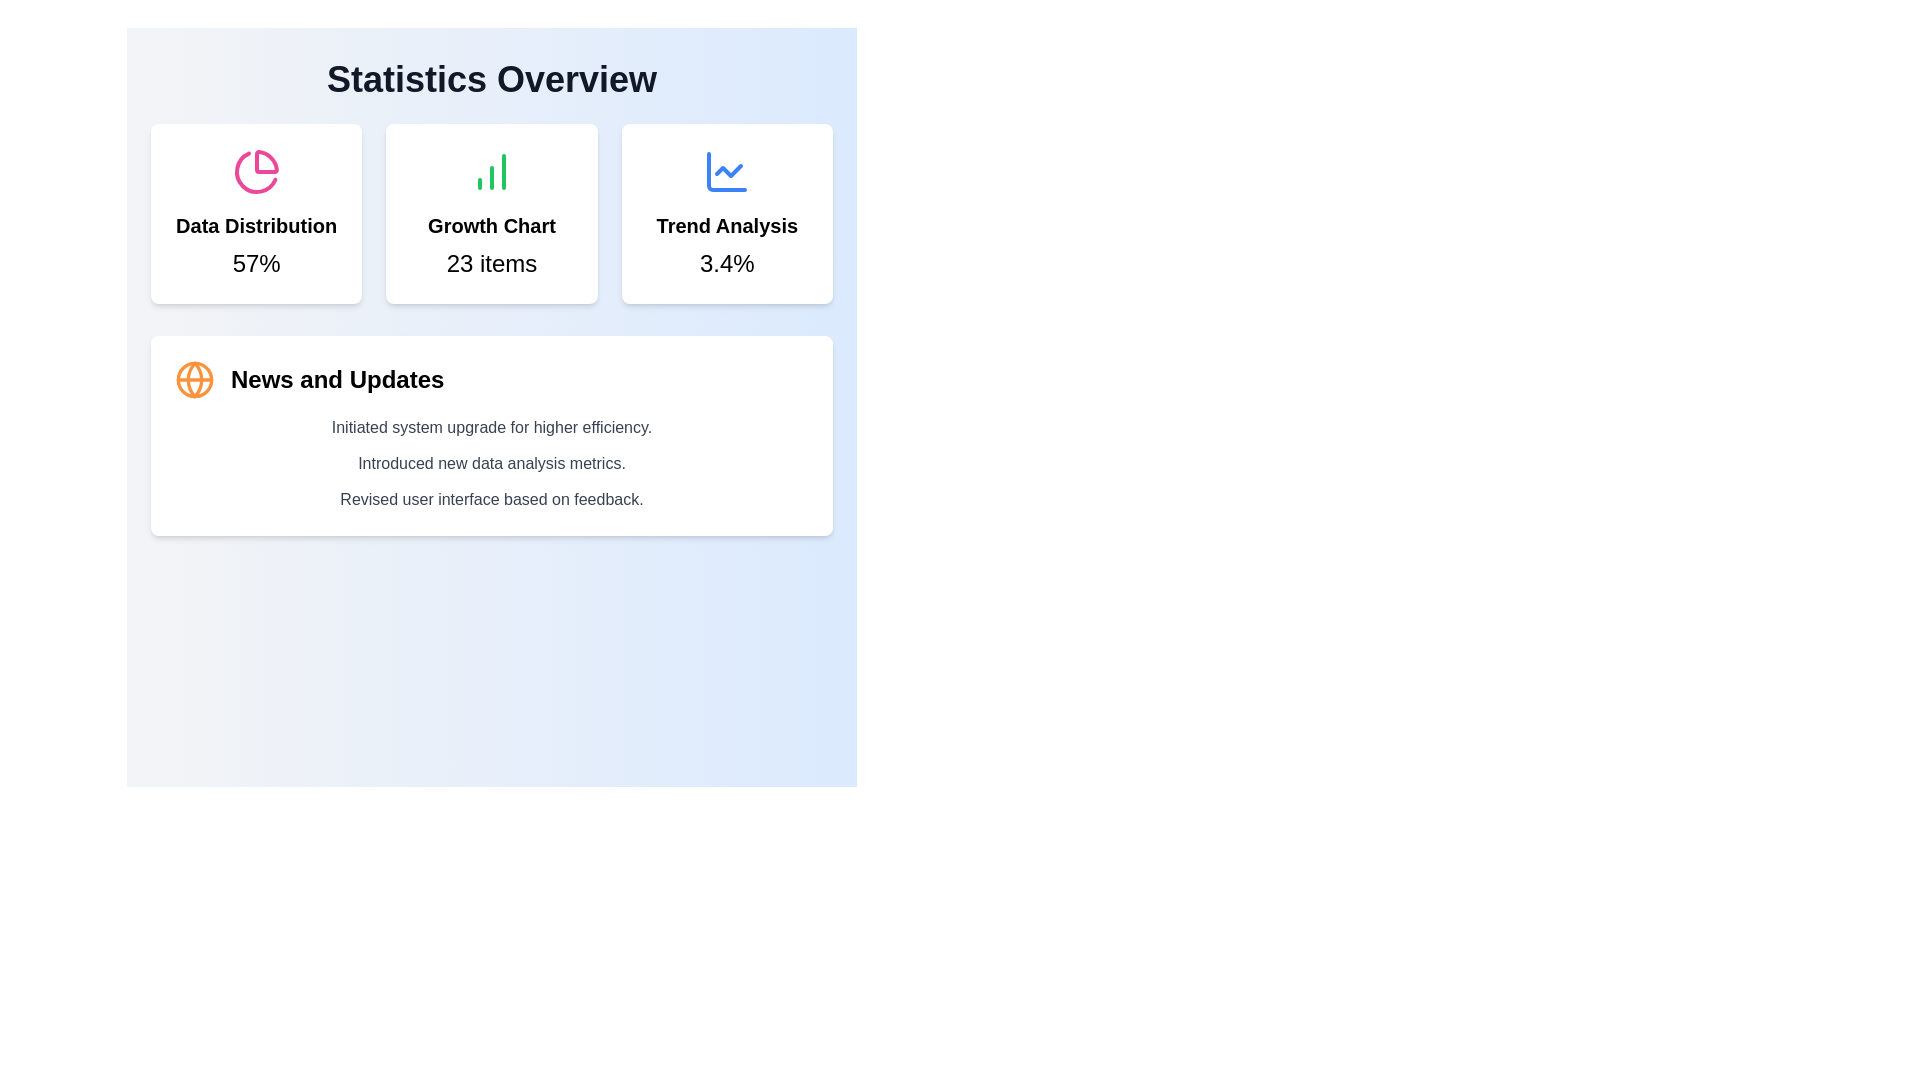 The width and height of the screenshot is (1920, 1080). I want to click on the context of the Text header located centrally within the middle card, positioned above the '23 items' text, so click(491, 225).